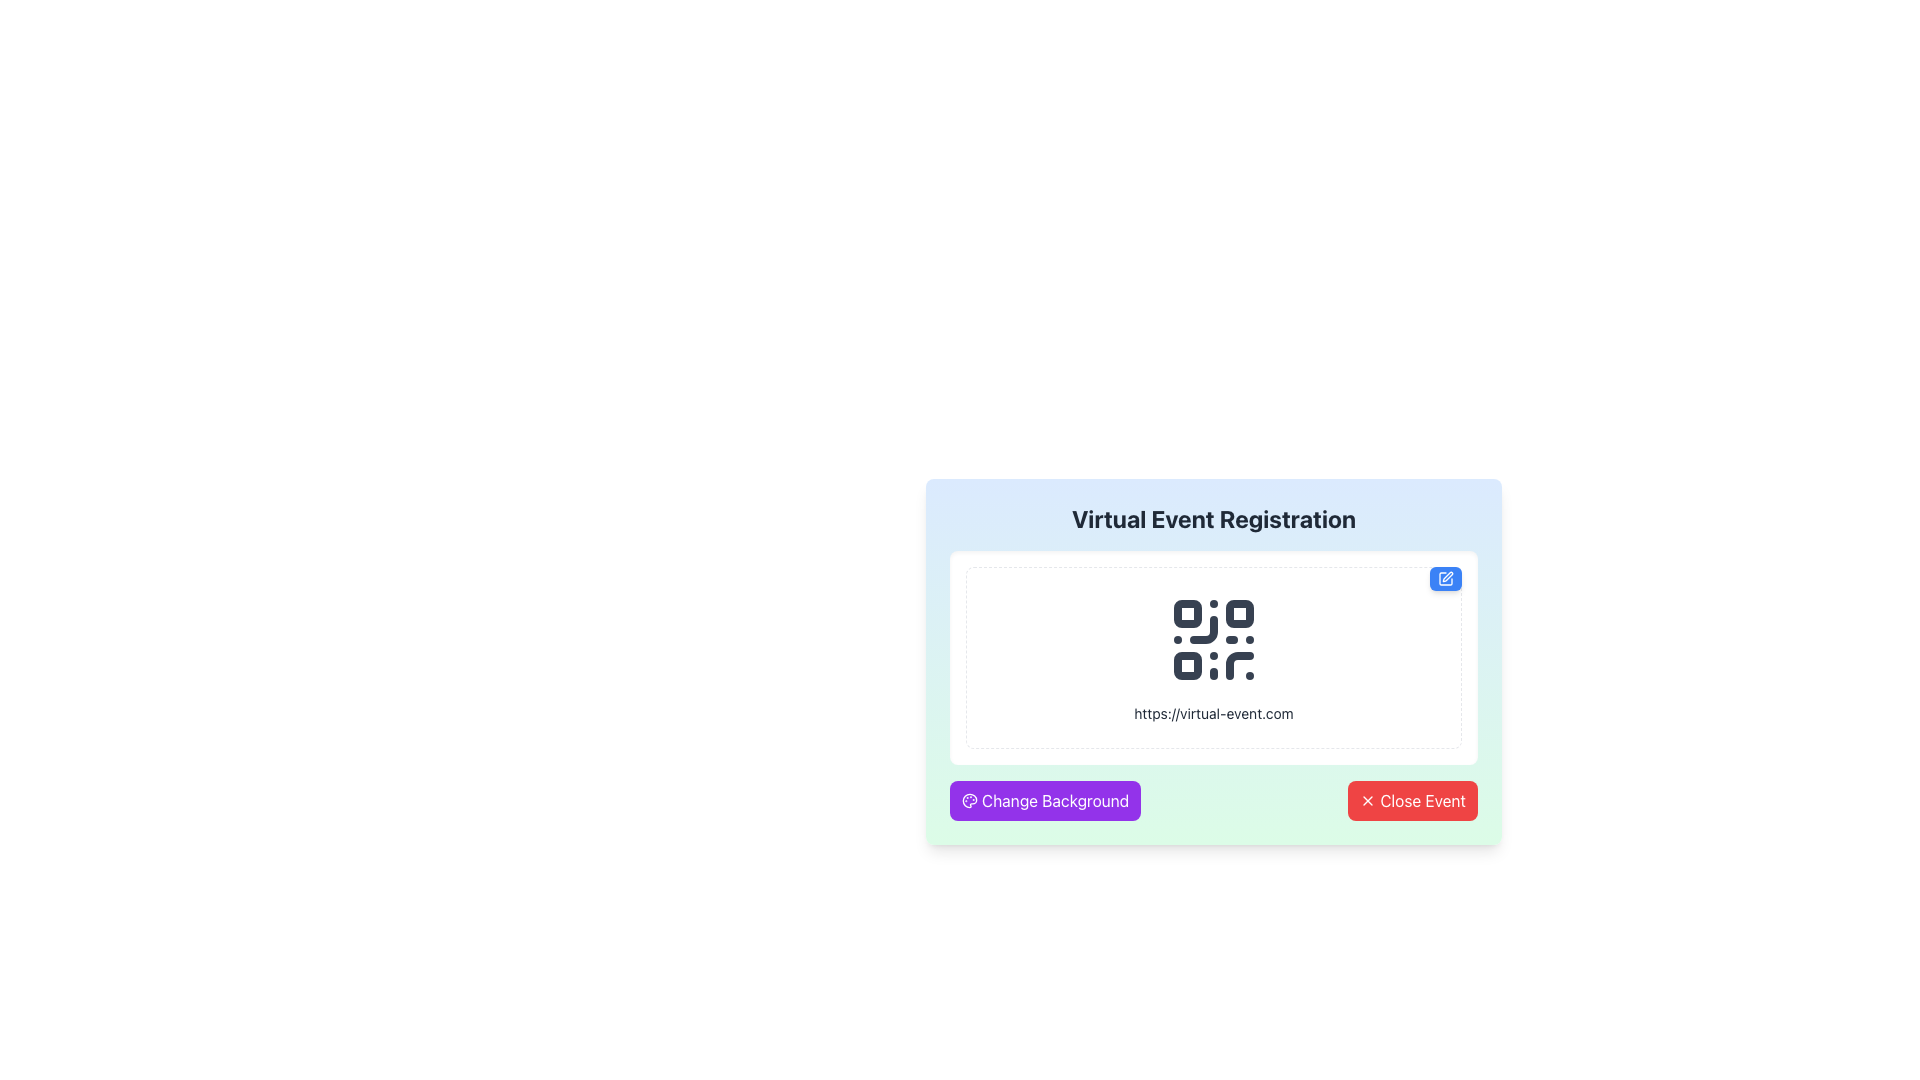 The width and height of the screenshot is (1920, 1080). What do you see at coordinates (1213, 712) in the screenshot?
I see `the Text label that displays the URL, located directly below the QR code icon in the 'Virtual Event Registration' section` at bounding box center [1213, 712].